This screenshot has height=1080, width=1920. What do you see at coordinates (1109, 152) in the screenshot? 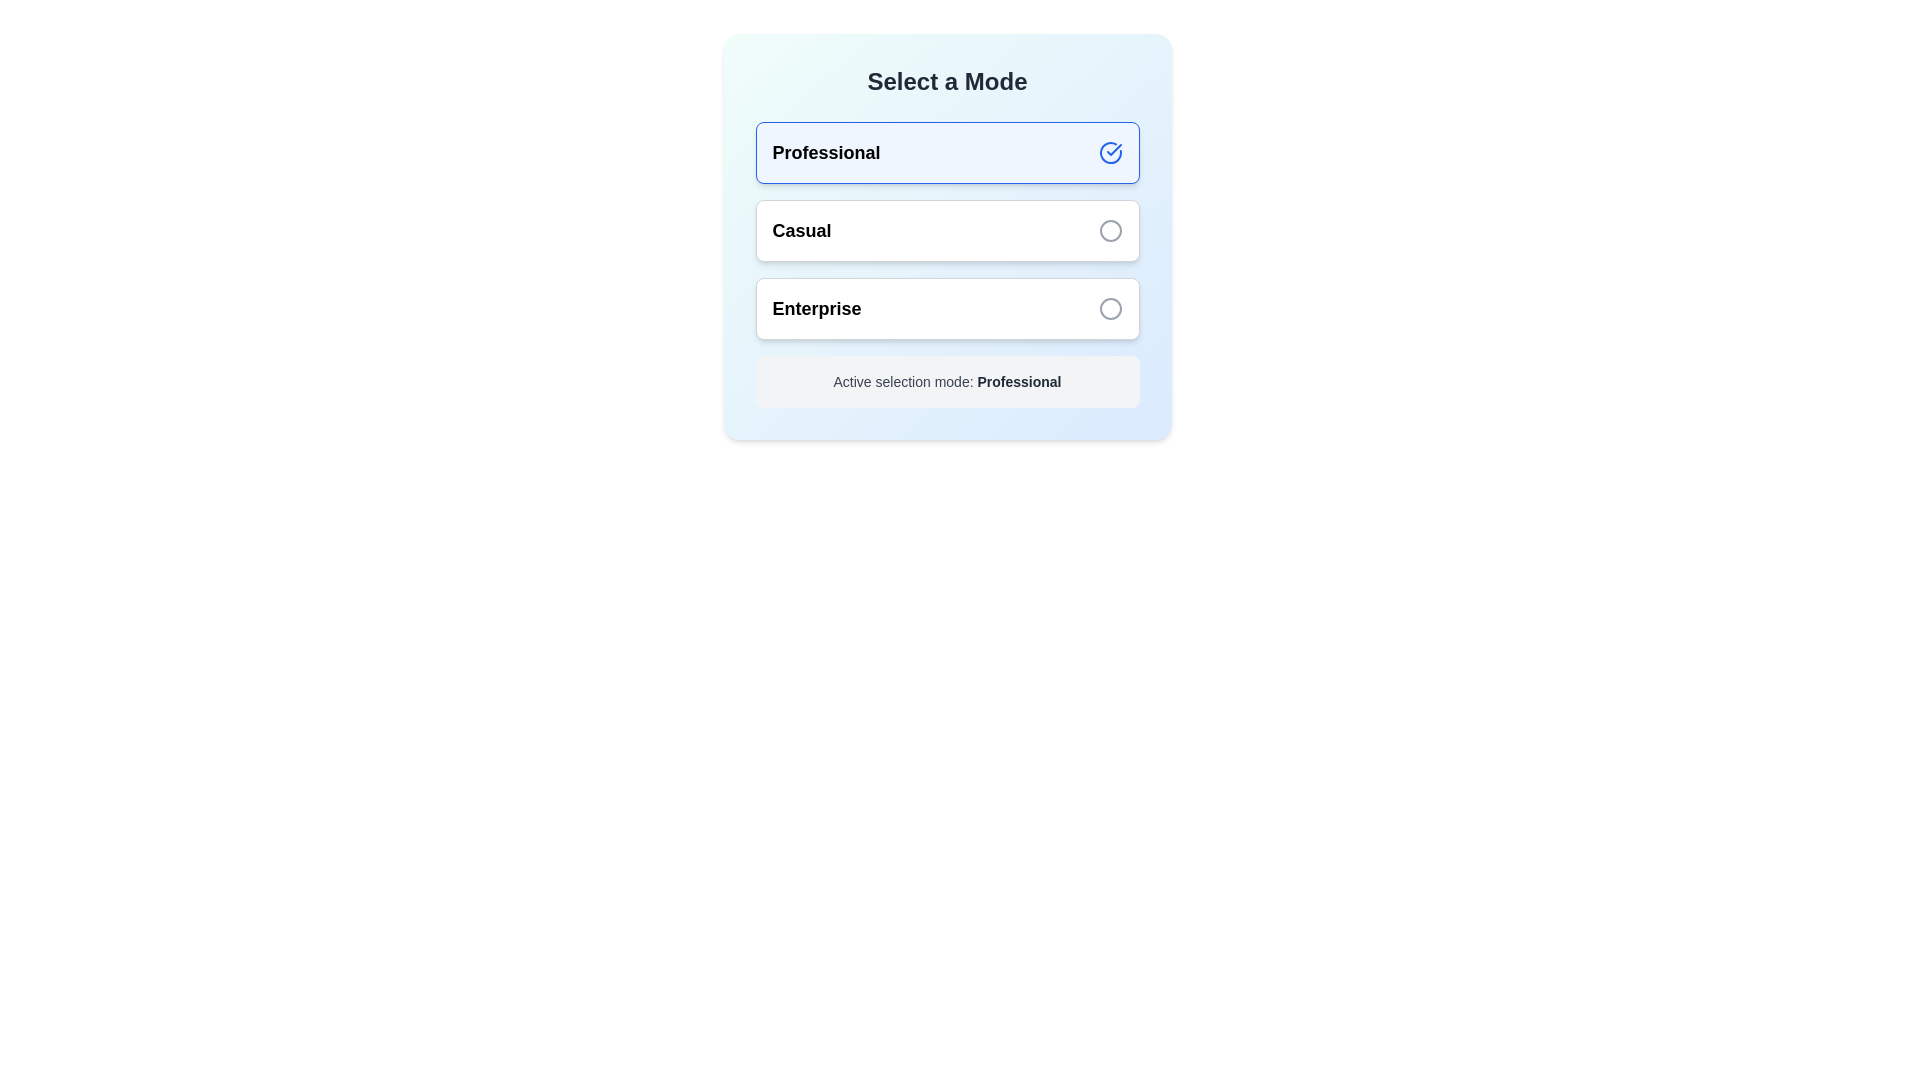
I see `the visual indicator icon marking the 'Professional' option in the selection mode interface located at the top-right corner of the 'Professional' selection card` at bounding box center [1109, 152].